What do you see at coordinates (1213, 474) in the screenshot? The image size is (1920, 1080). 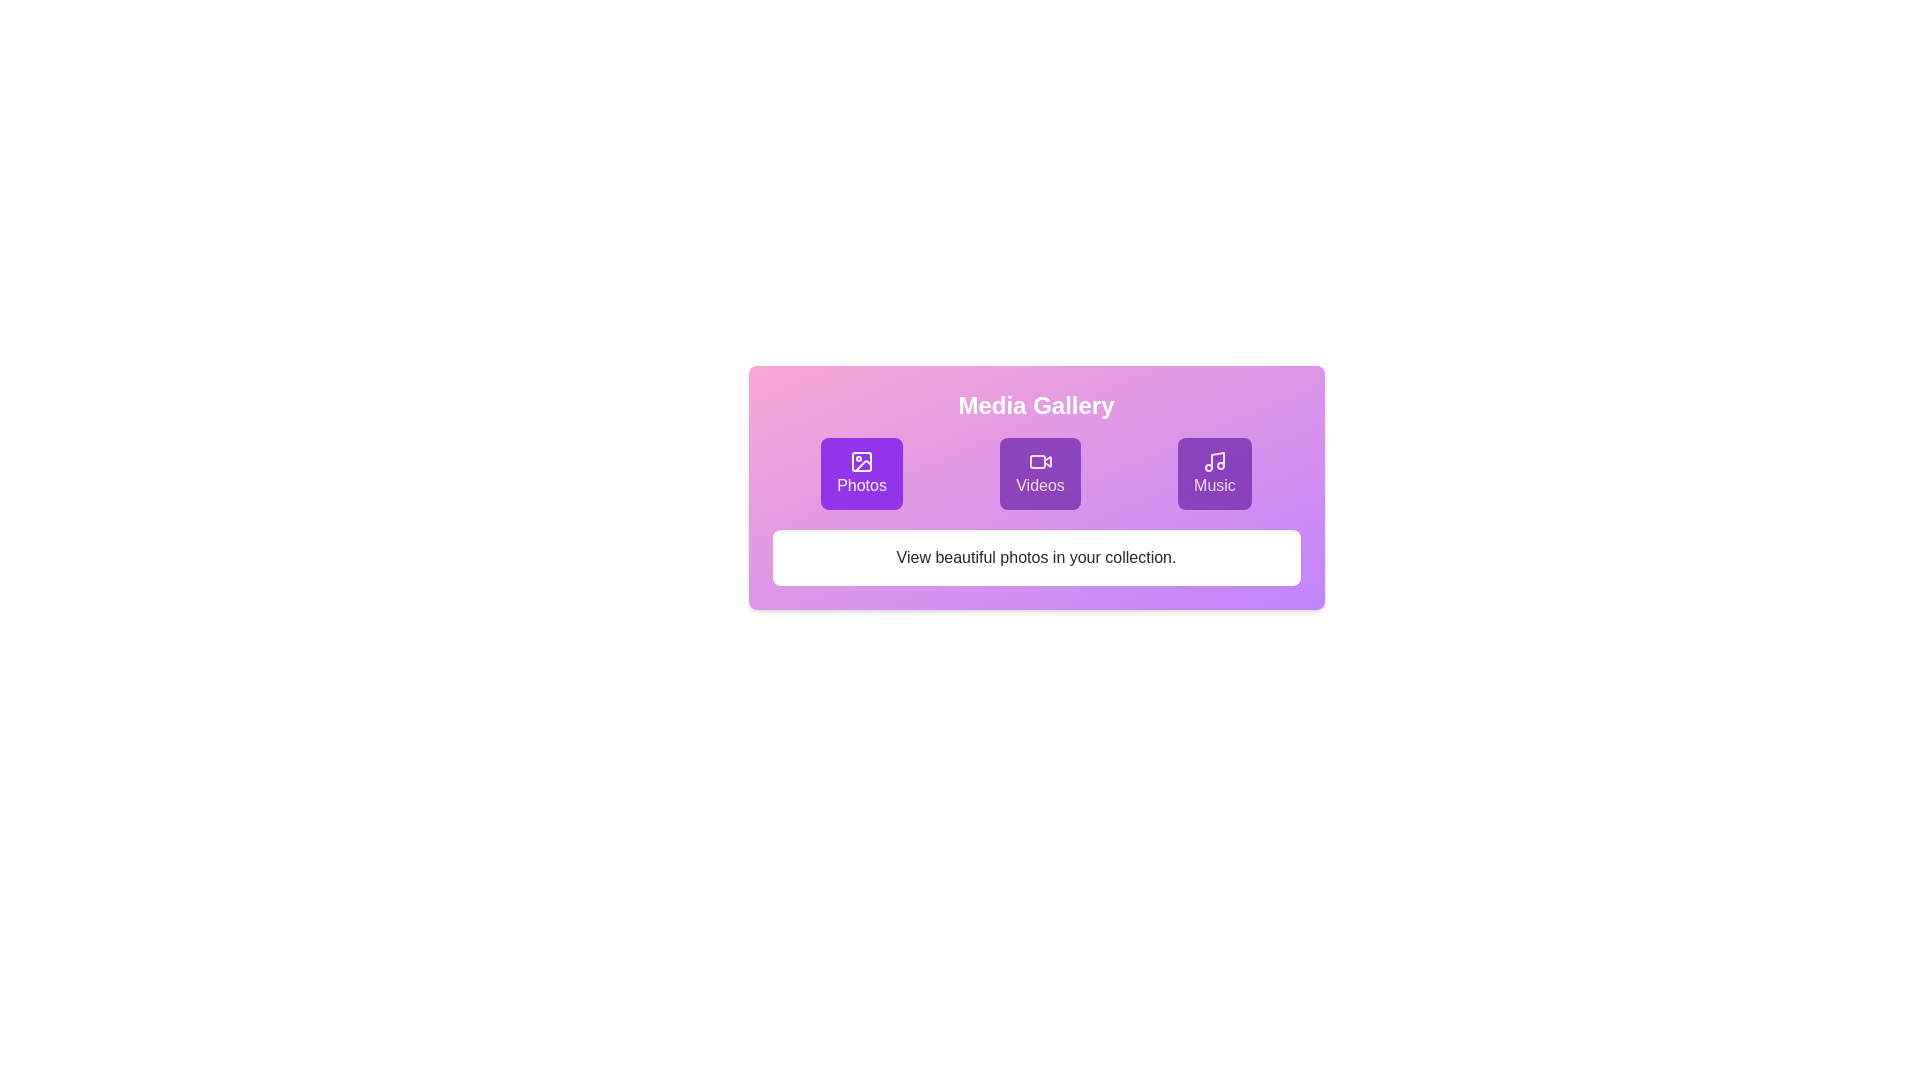 I see `the Music tab` at bounding box center [1213, 474].